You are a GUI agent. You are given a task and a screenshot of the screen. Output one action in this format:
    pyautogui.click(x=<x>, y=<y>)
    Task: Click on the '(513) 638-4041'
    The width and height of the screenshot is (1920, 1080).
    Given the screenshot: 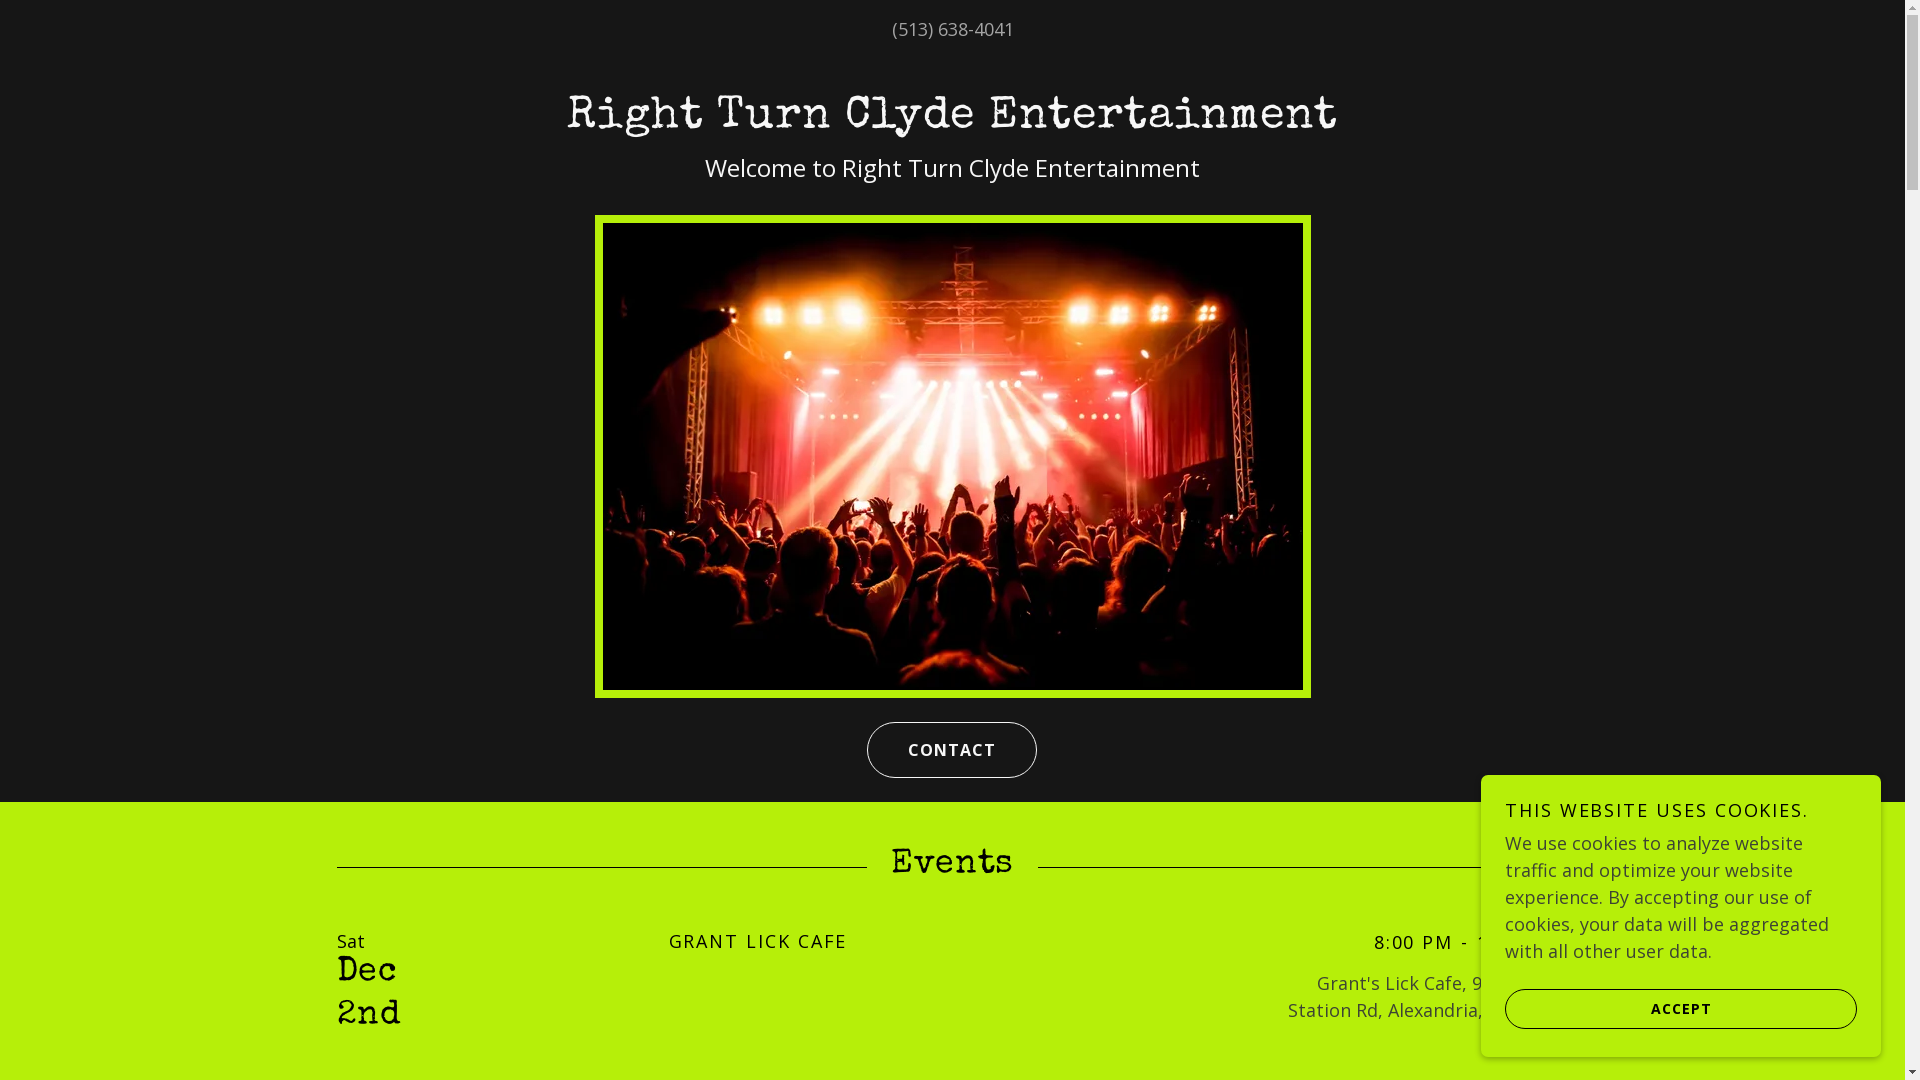 What is the action you would take?
    pyautogui.click(x=952, y=29)
    